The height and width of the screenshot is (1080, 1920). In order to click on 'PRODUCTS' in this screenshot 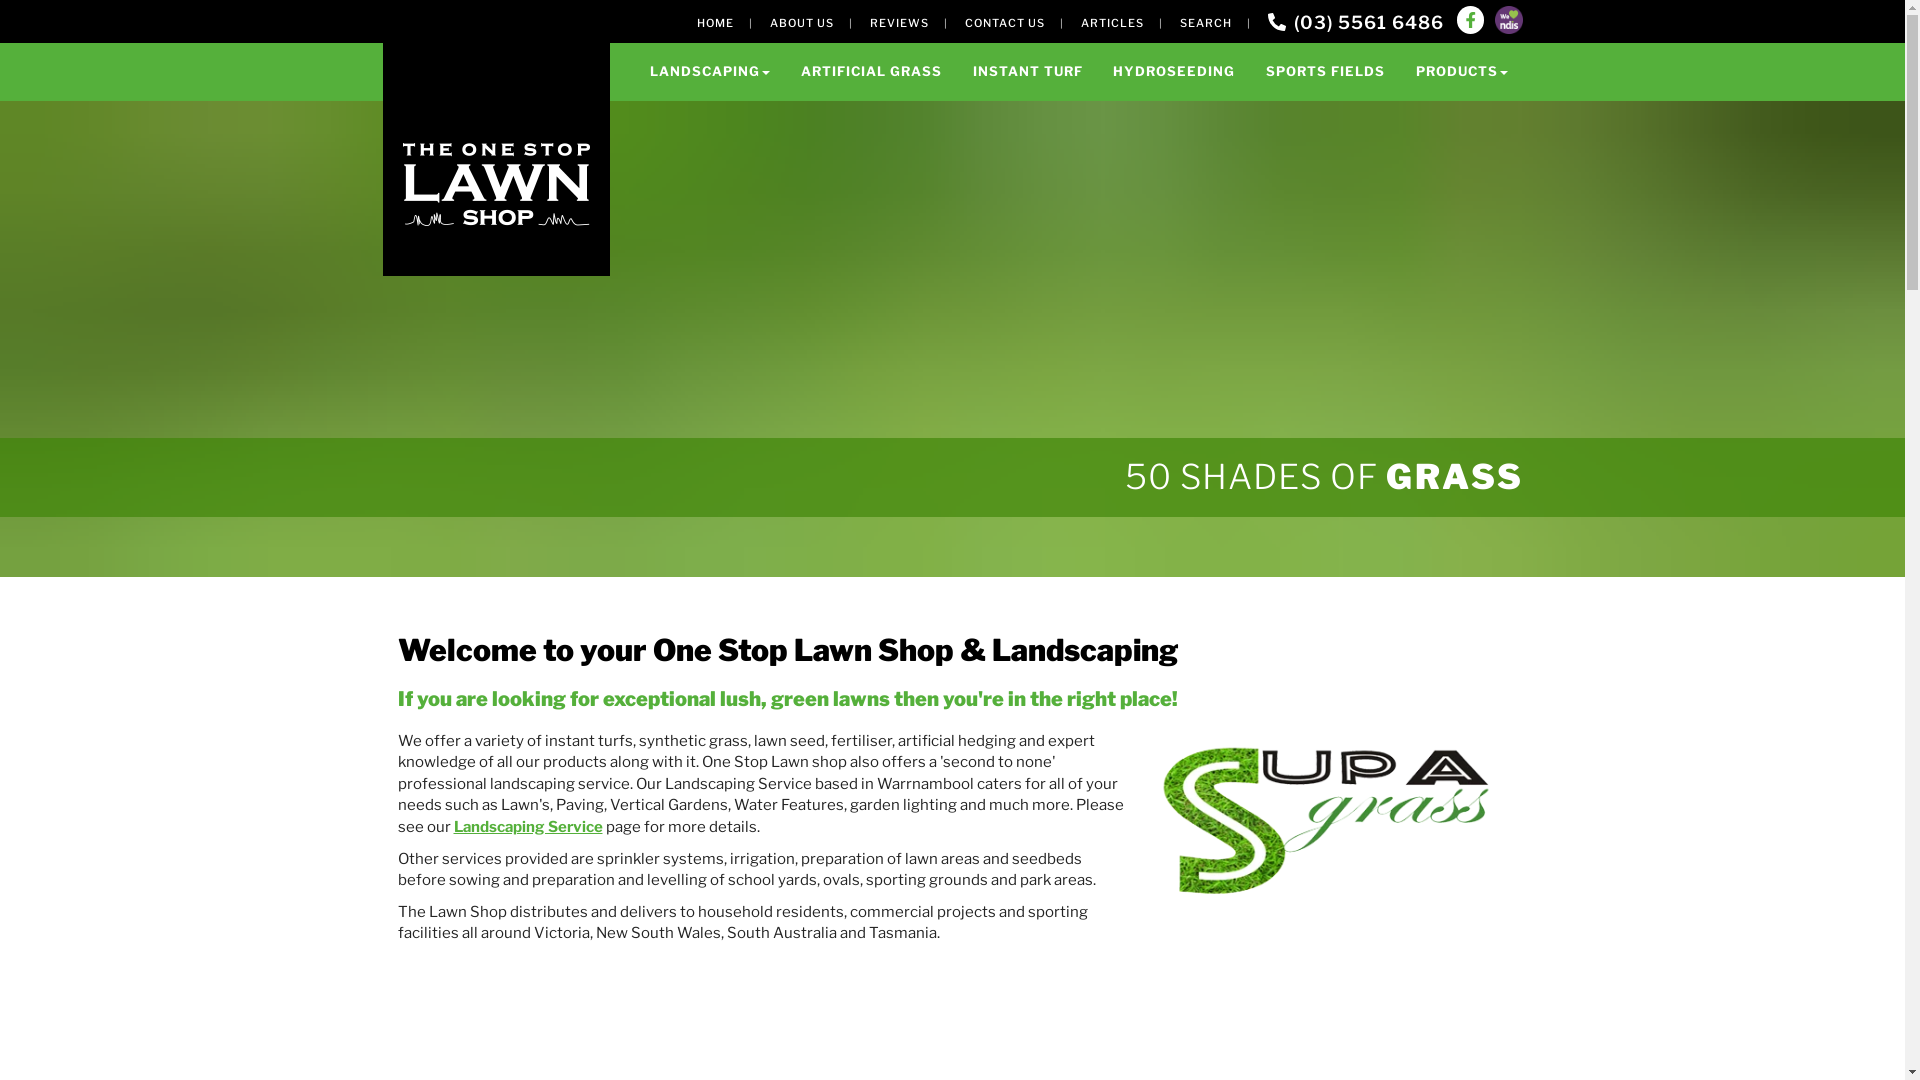, I will do `click(1462, 71)`.